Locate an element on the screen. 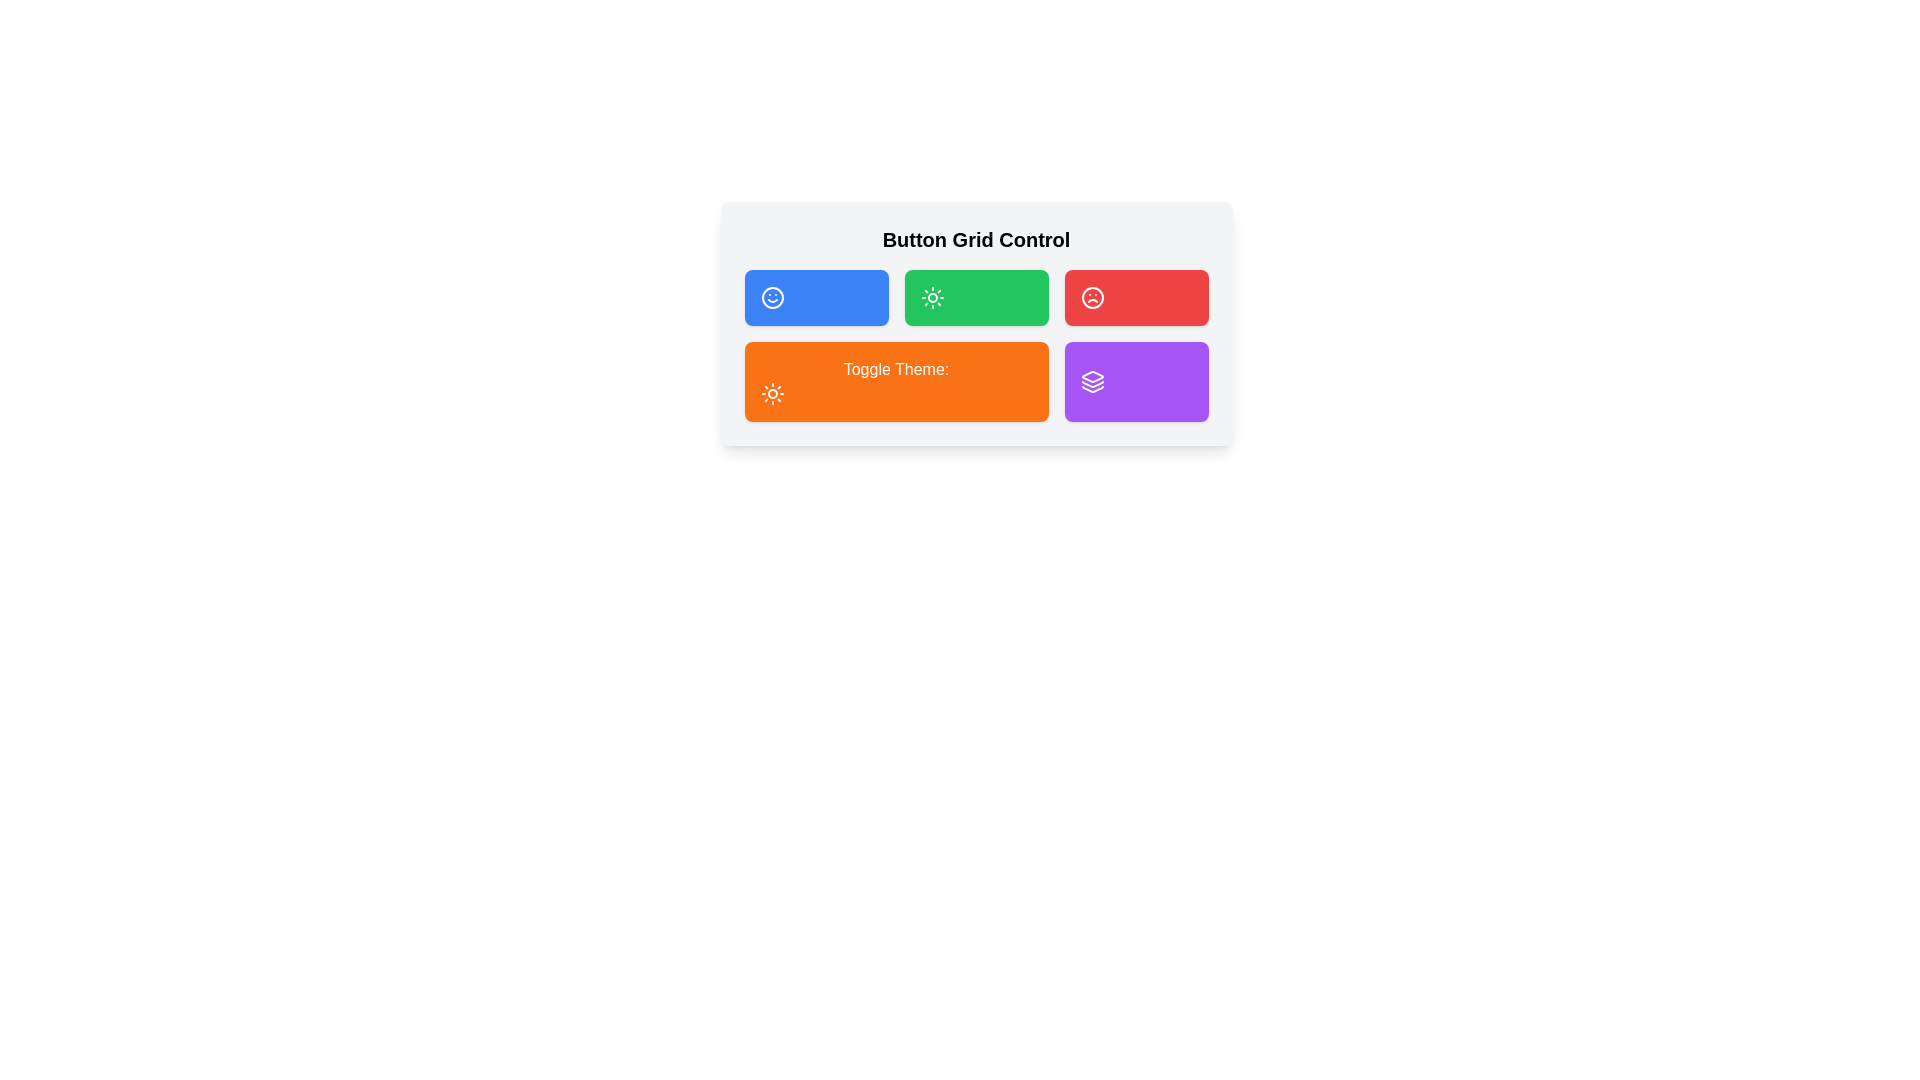  the sun icon located within the orange 'Toggle Theme:' button is located at coordinates (771, 393).